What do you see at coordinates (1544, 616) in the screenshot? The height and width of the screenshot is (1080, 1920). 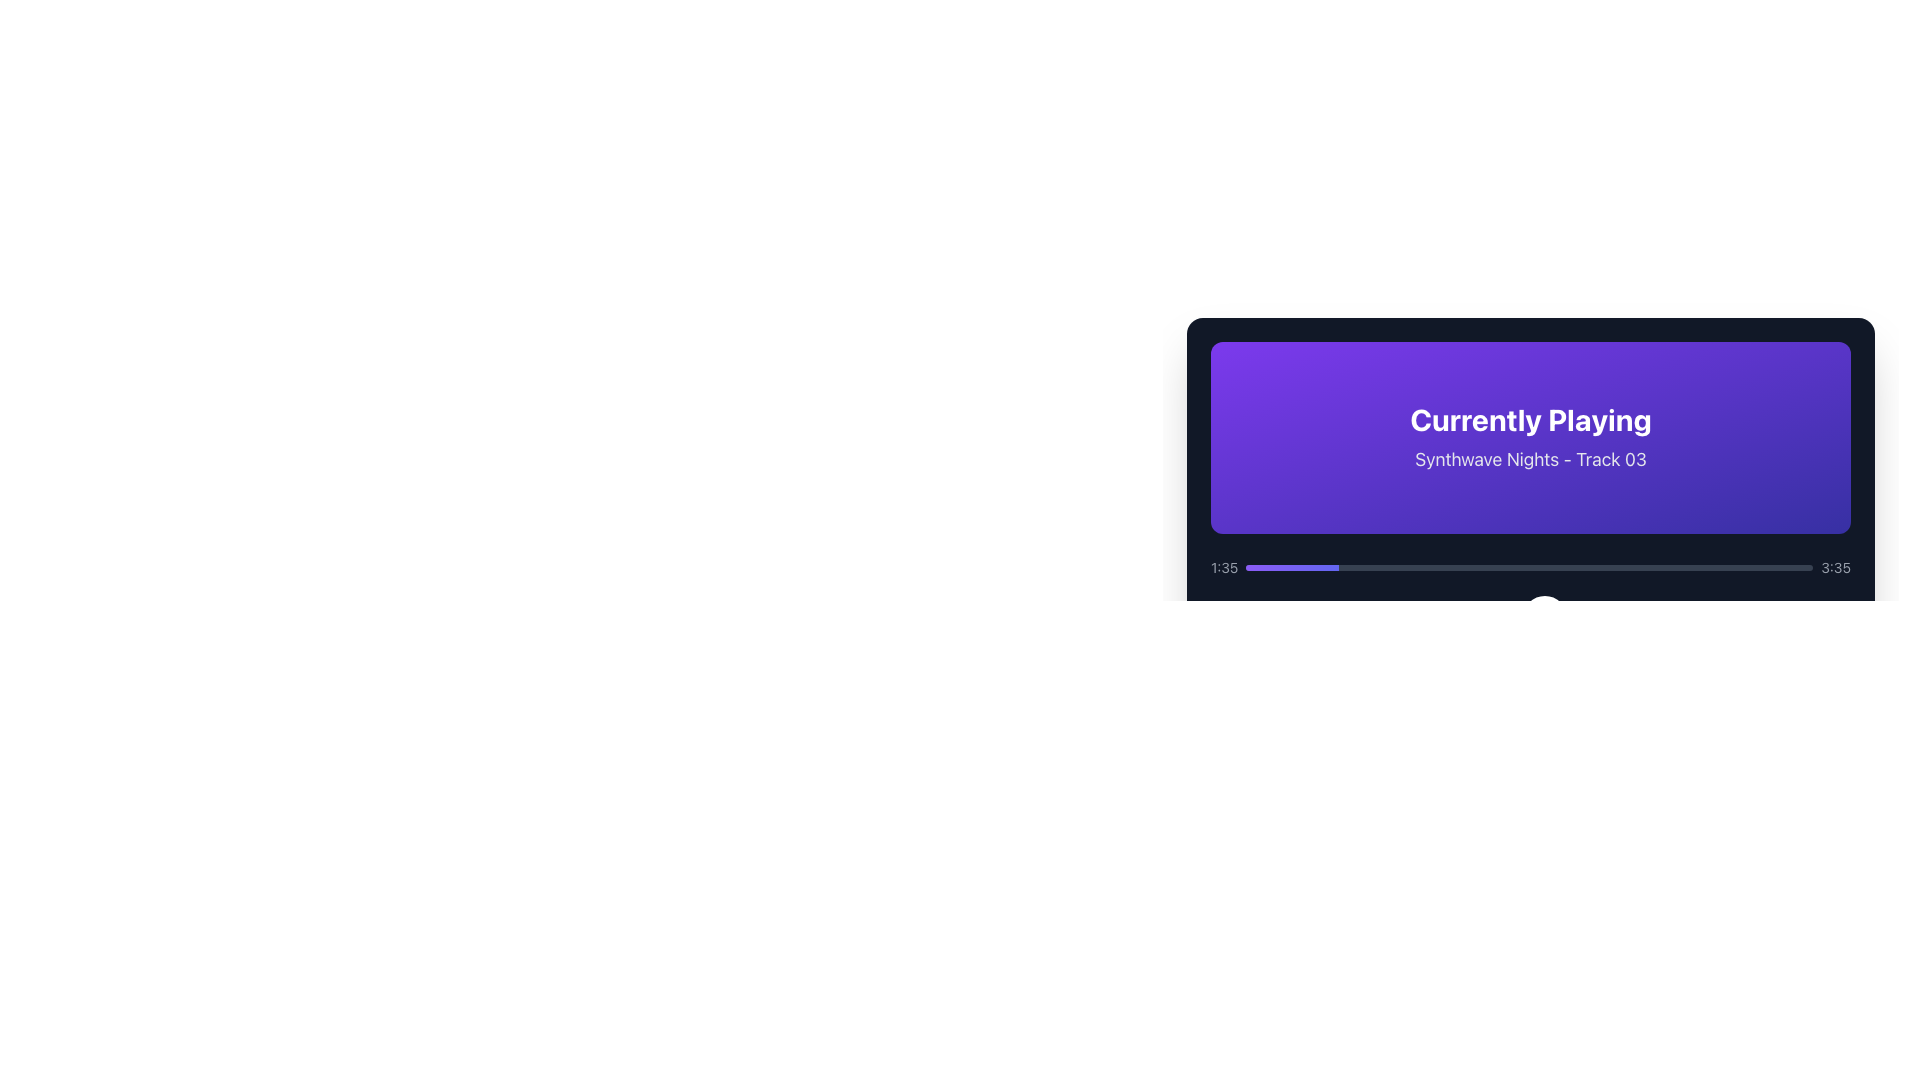 I see `the circular play button located below the progress bar of the music player UI` at bounding box center [1544, 616].